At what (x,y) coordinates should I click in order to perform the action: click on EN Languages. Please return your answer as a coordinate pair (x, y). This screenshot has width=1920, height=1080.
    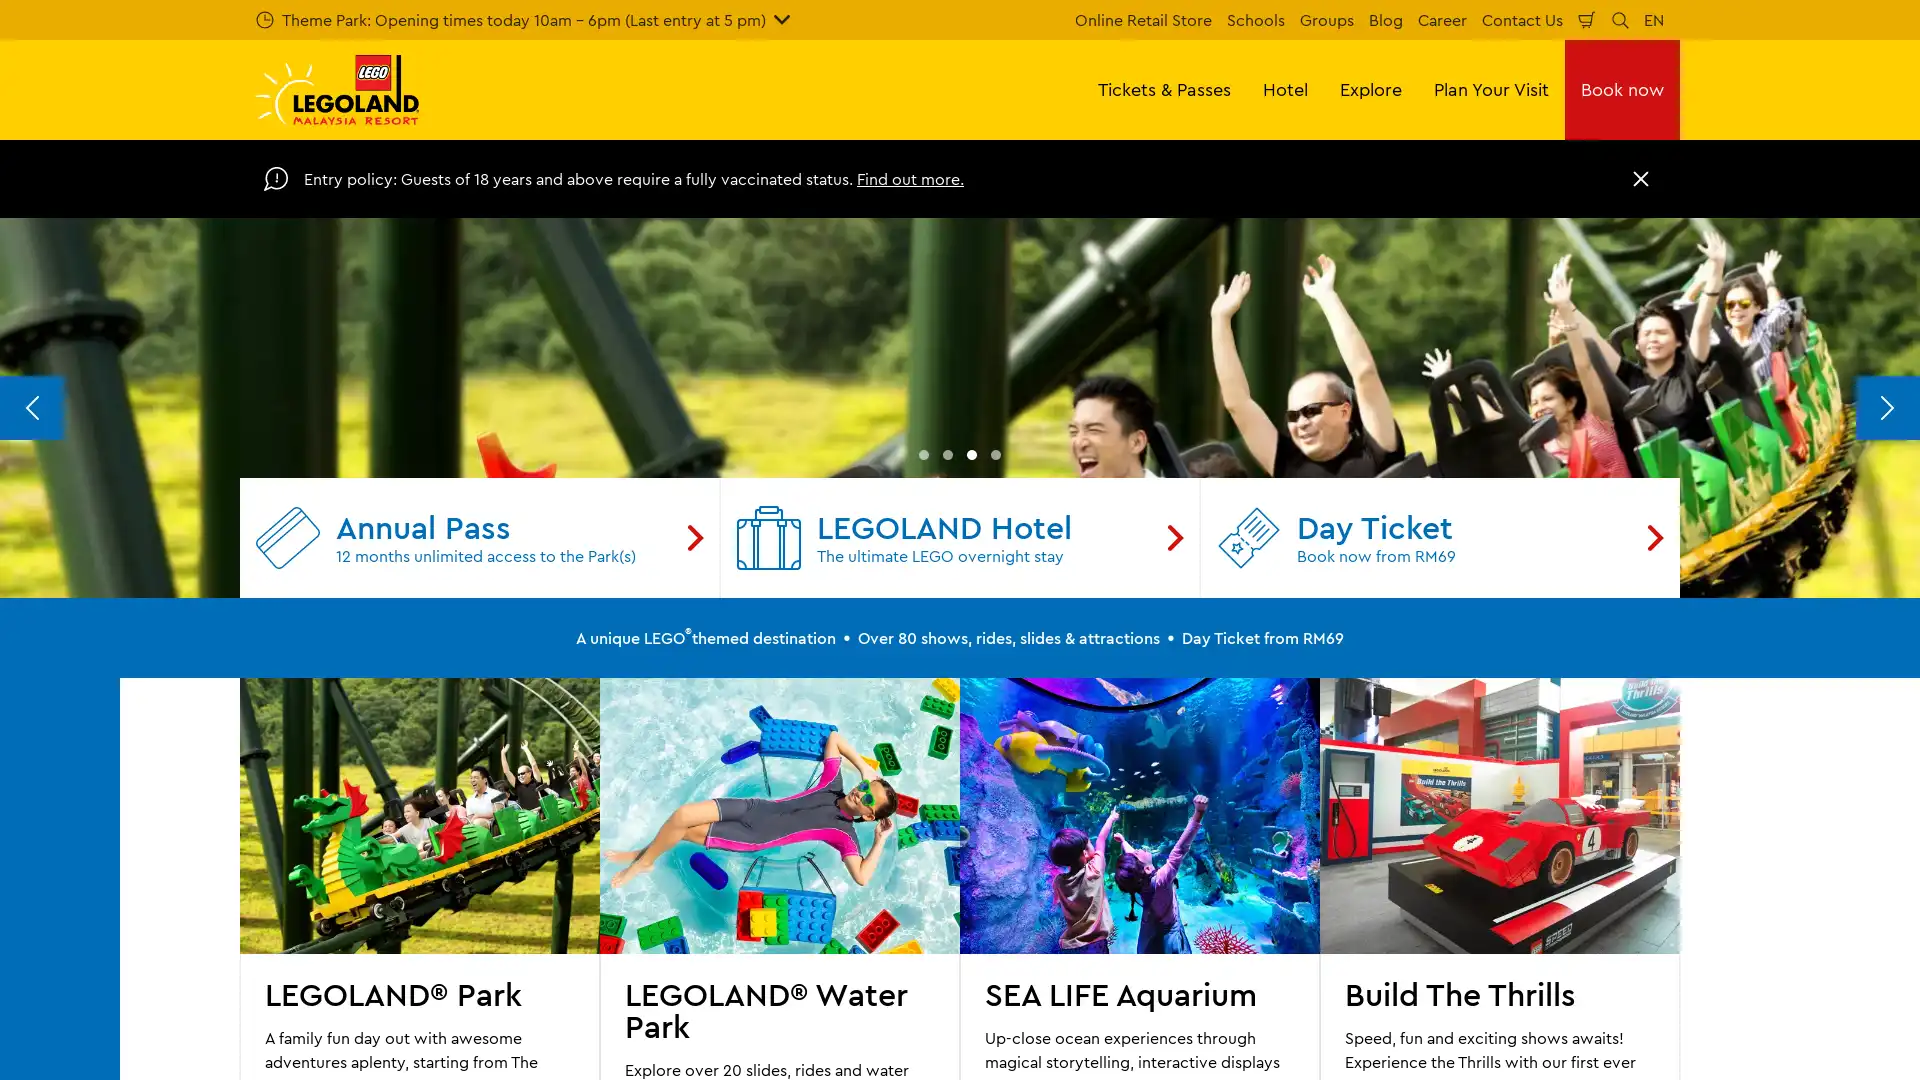
    Looking at the image, I should click on (1654, 19).